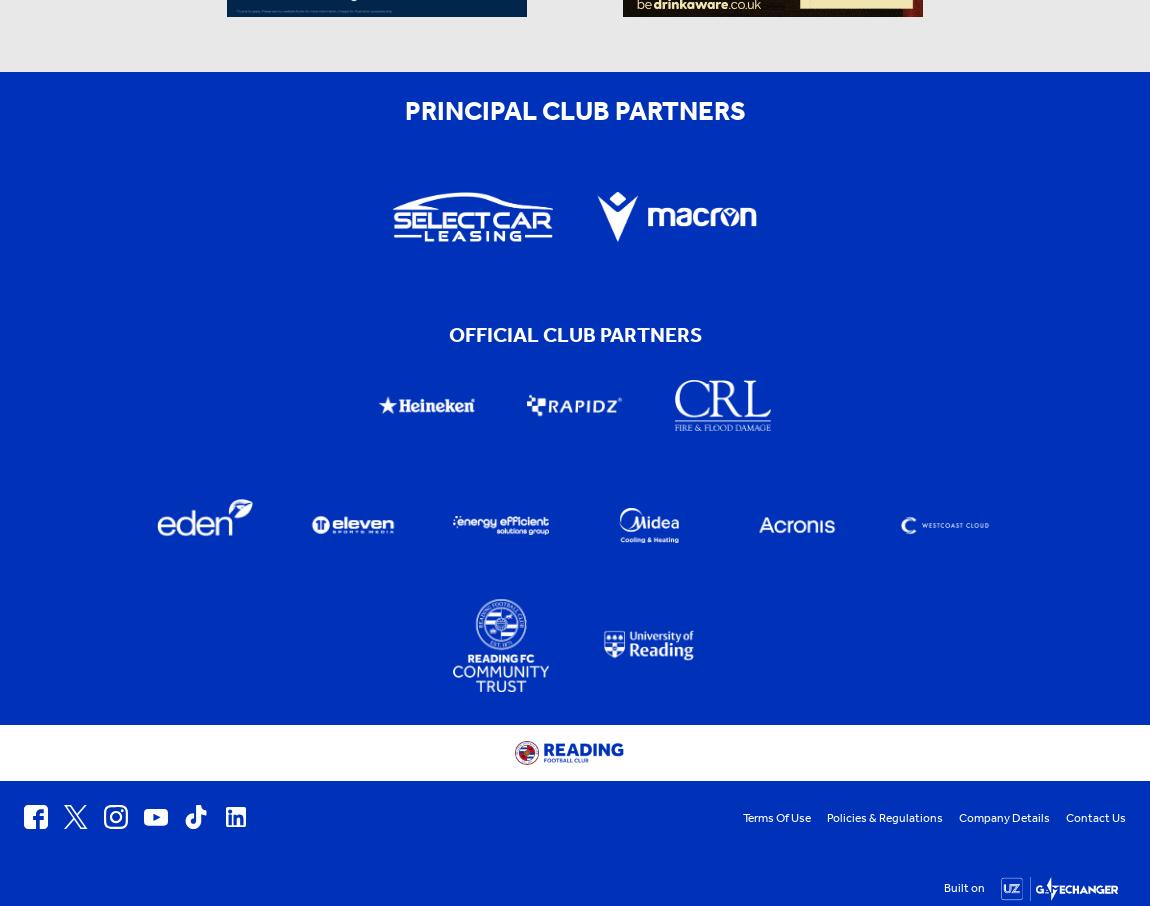 This screenshot has width=1150, height=906. Describe the element at coordinates (885, 817) in the screenshot. I see `'Policies & Regulations'` at that location.